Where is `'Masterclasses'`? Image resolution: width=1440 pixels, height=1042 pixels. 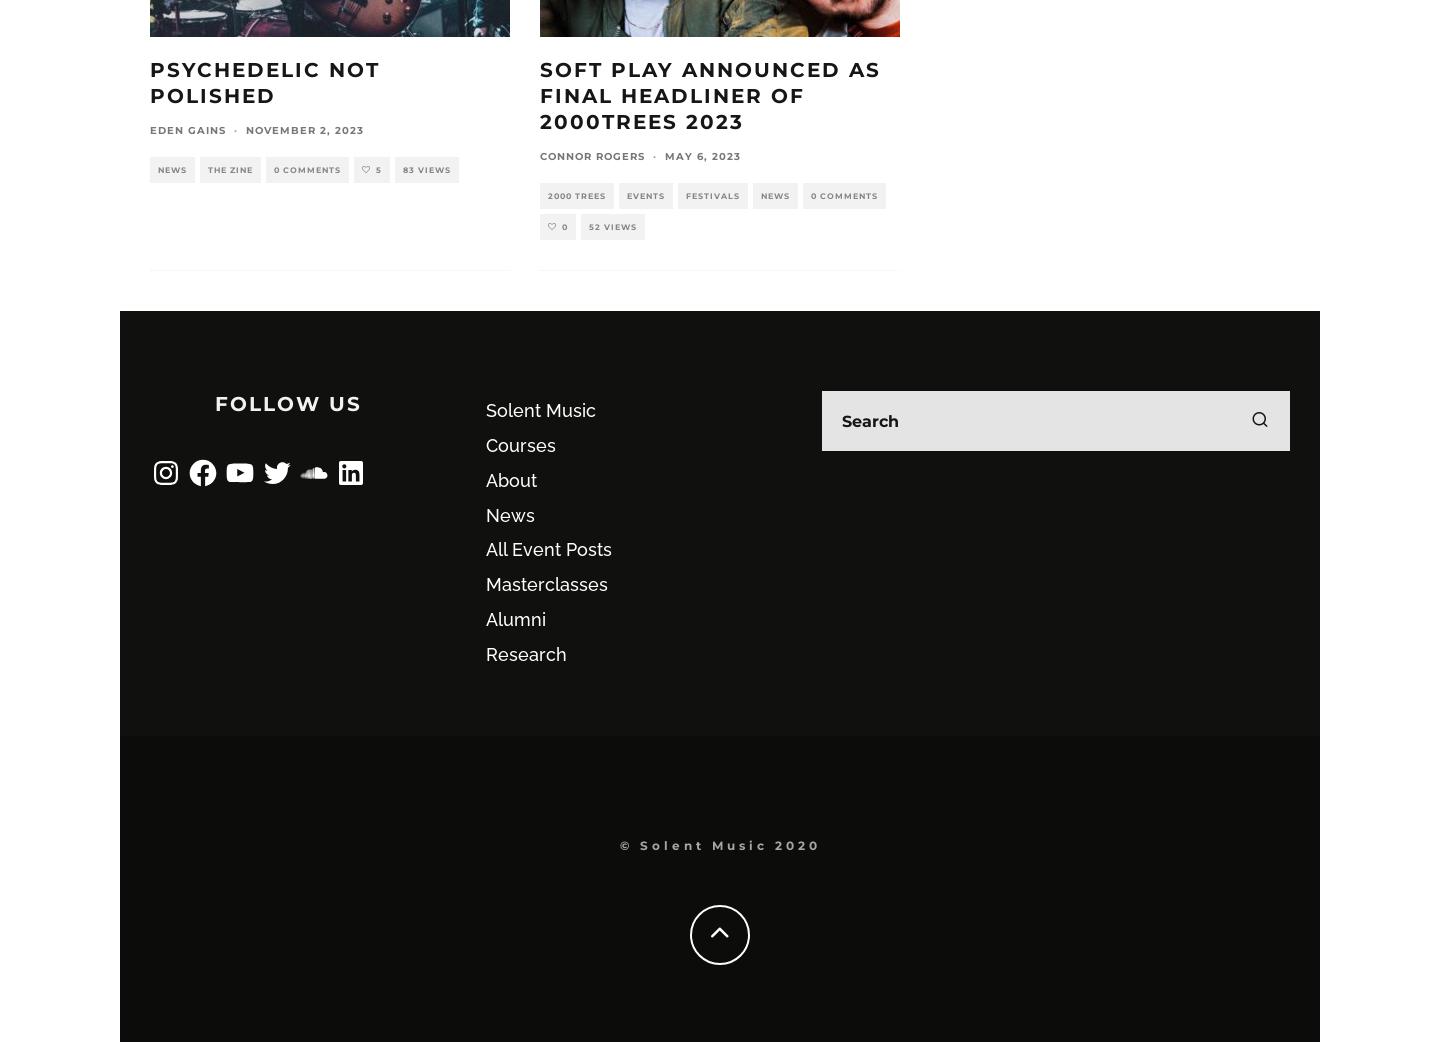 'Masterclasses' is located at coordinates (485, 583).